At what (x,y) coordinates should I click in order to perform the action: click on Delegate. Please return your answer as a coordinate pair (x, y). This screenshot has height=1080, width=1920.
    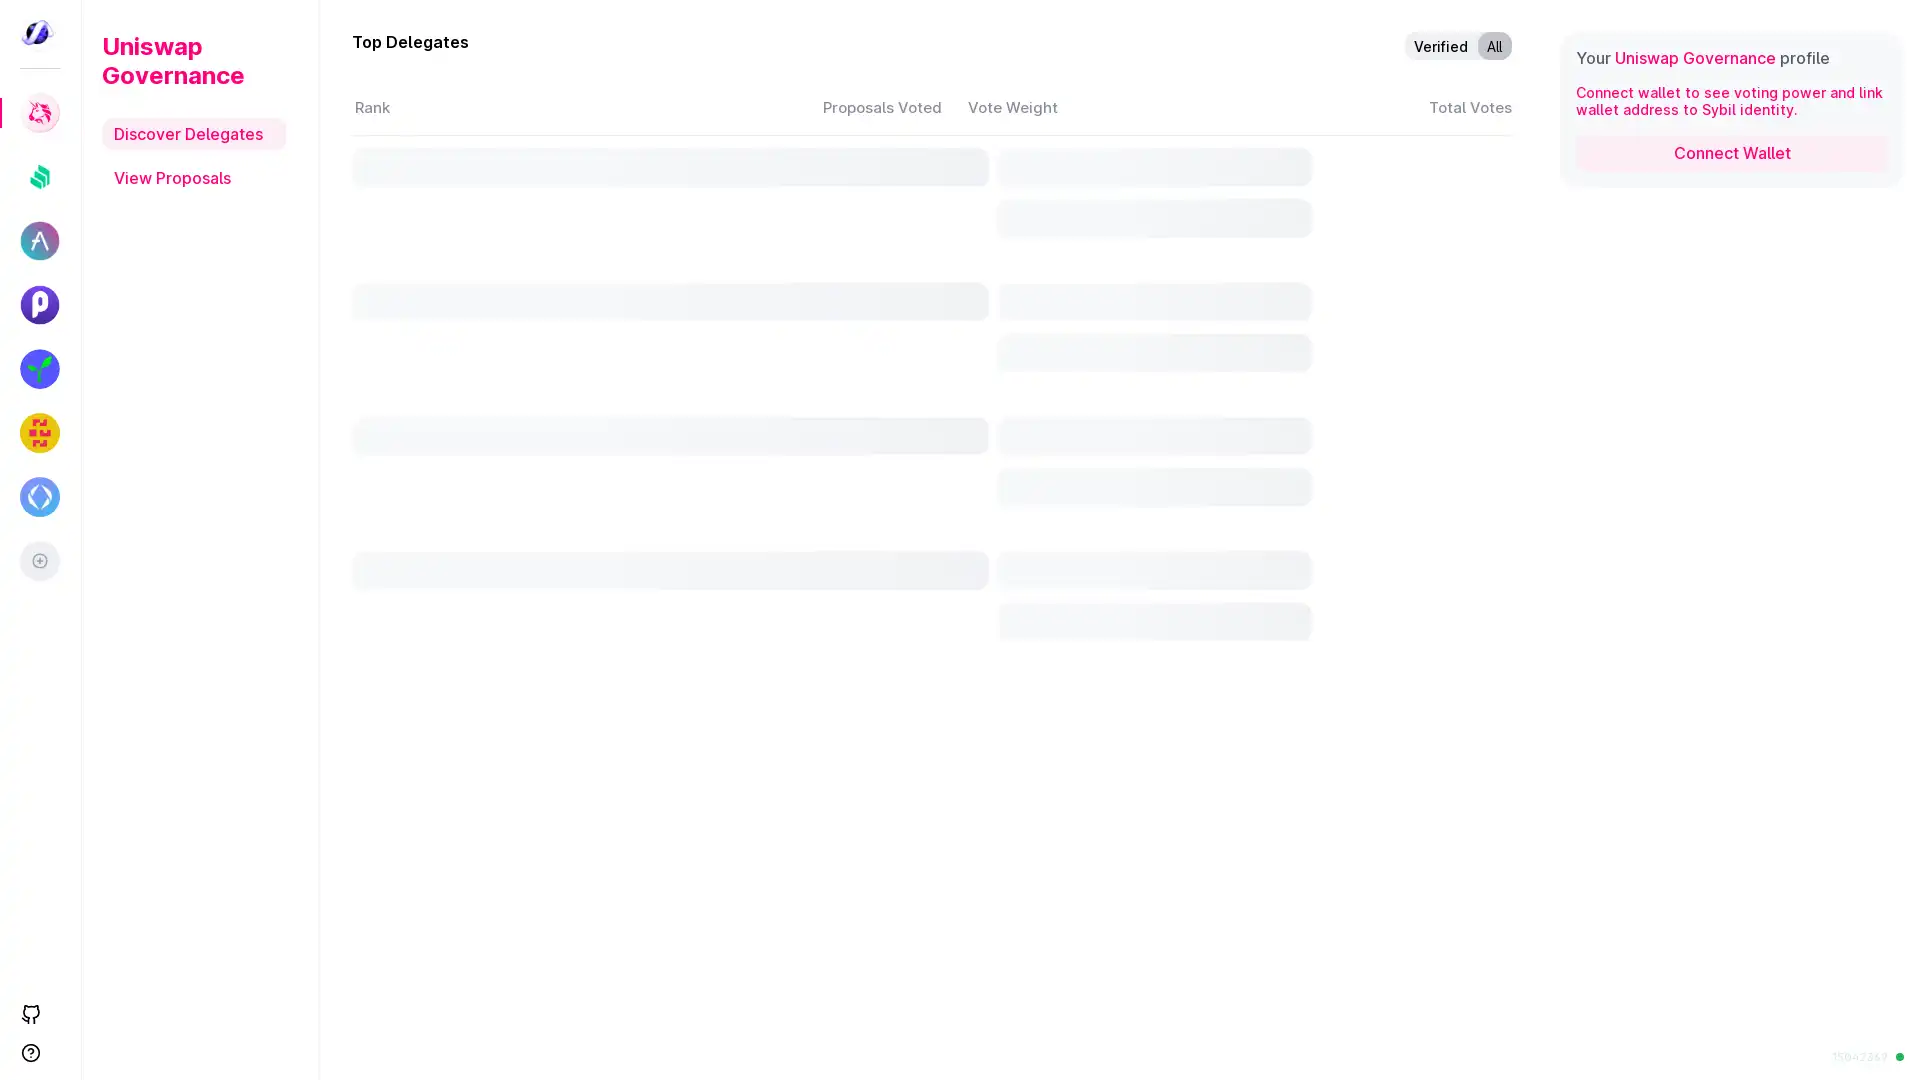
    Looking at the image, I should click on (1326, 336).